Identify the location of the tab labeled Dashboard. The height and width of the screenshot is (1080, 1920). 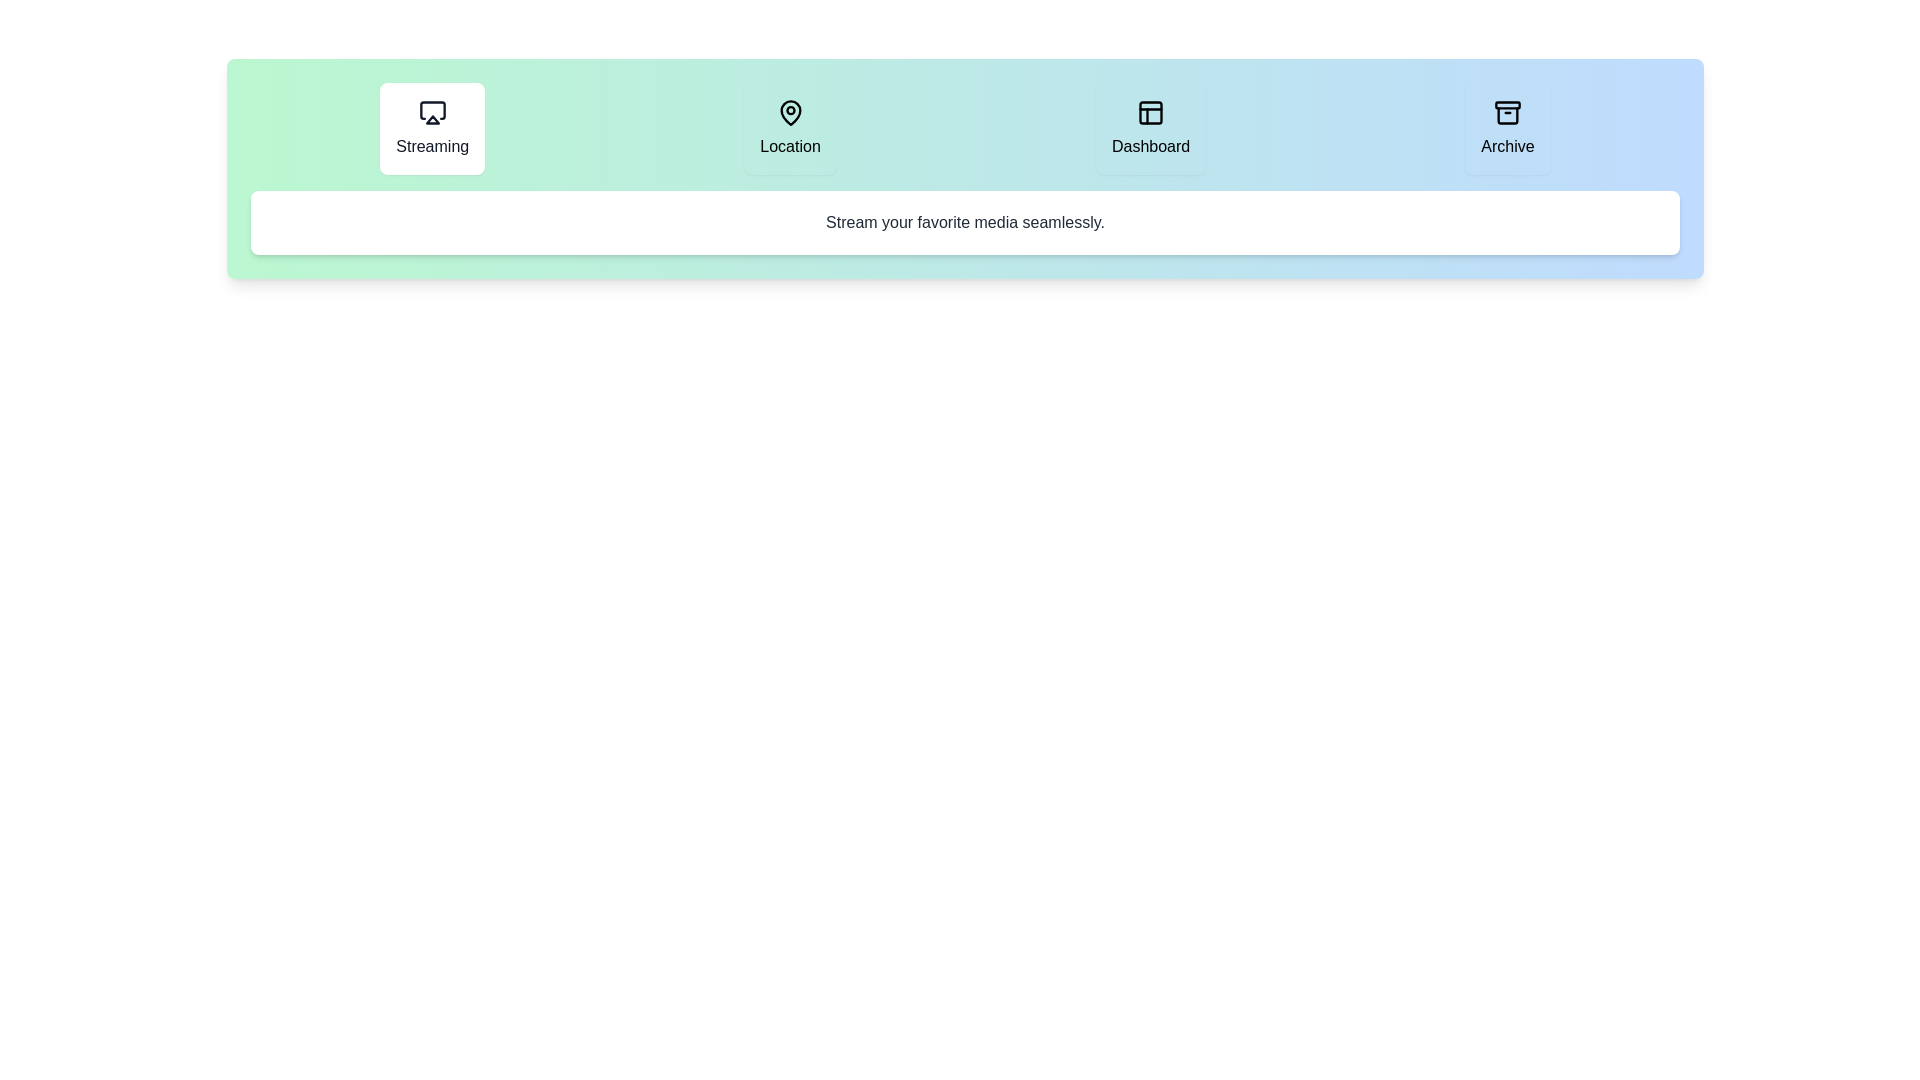
(1151, 128).